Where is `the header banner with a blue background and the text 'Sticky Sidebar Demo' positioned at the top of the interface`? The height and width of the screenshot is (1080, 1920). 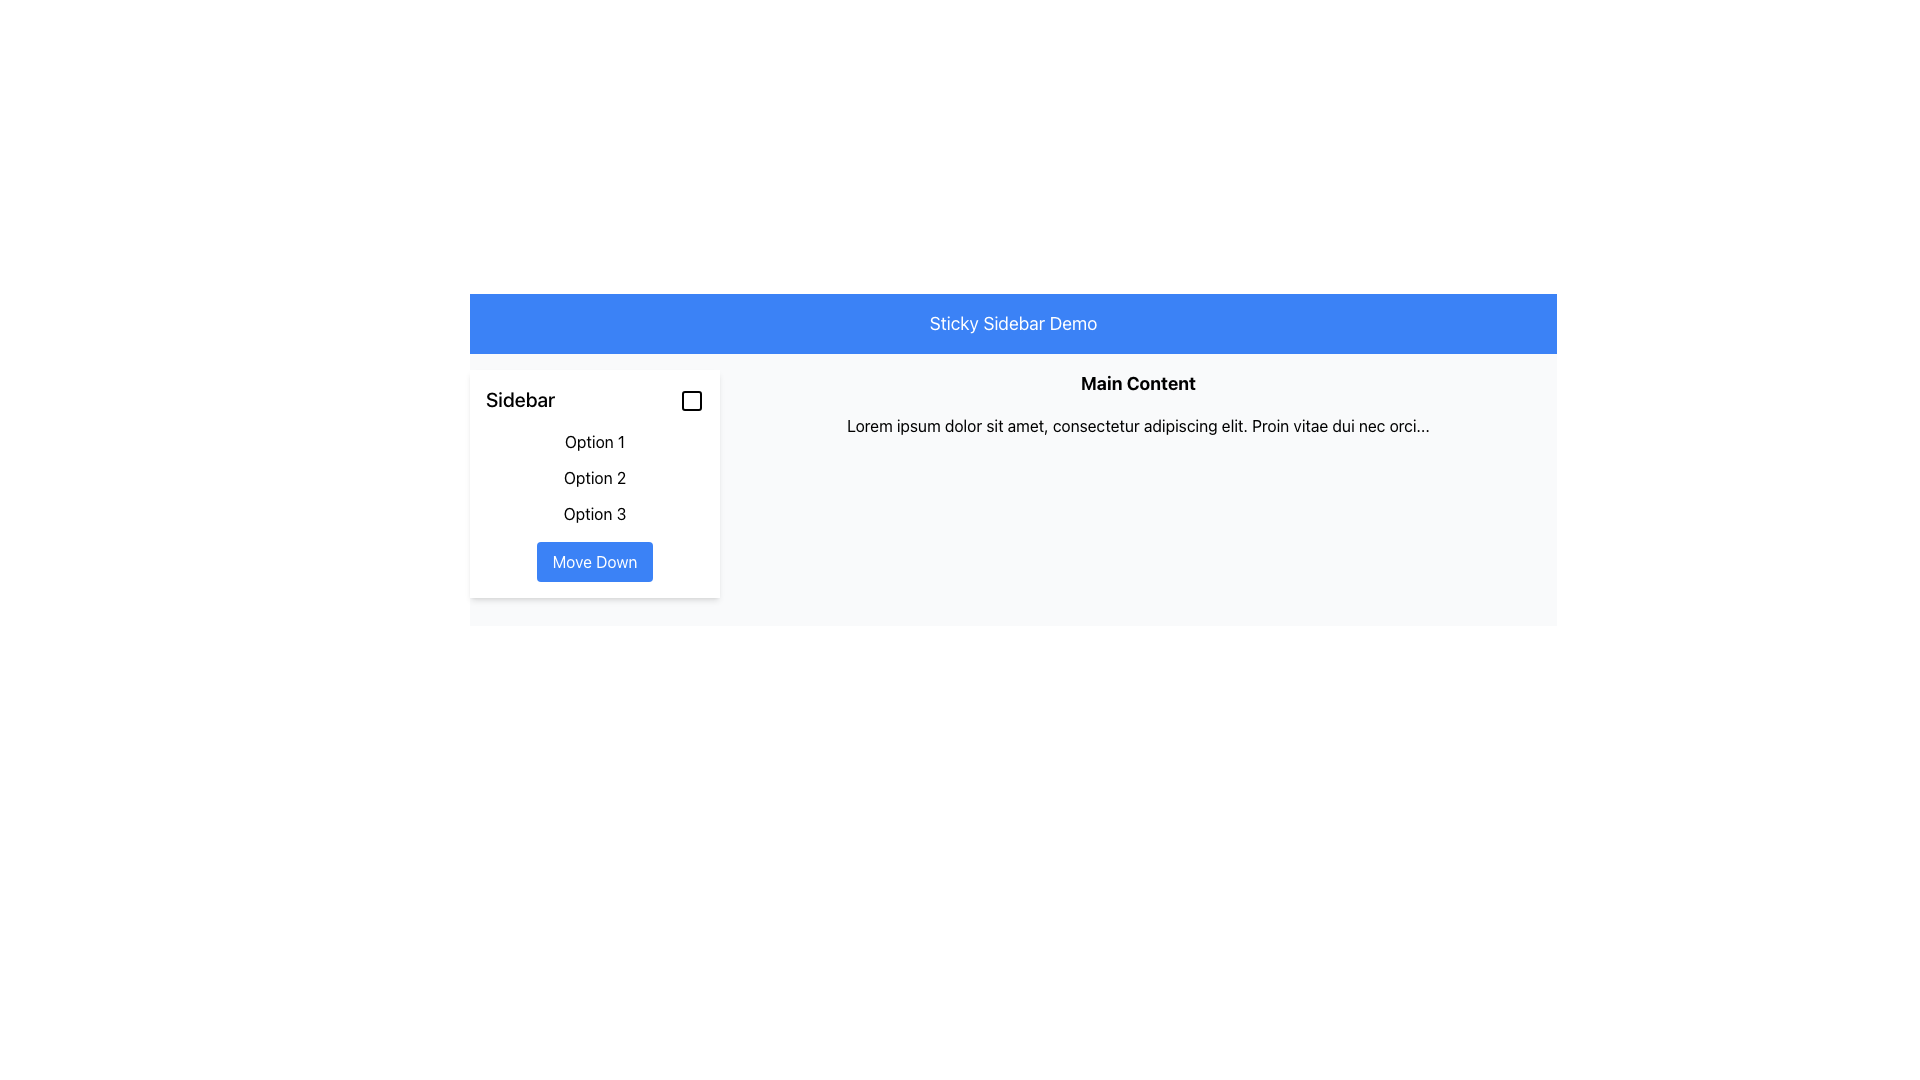
the header banner with a blue background and the text 'Sticky Sidebar Demo' positioned at the top of the interface is located at coordinates (1013, 323).